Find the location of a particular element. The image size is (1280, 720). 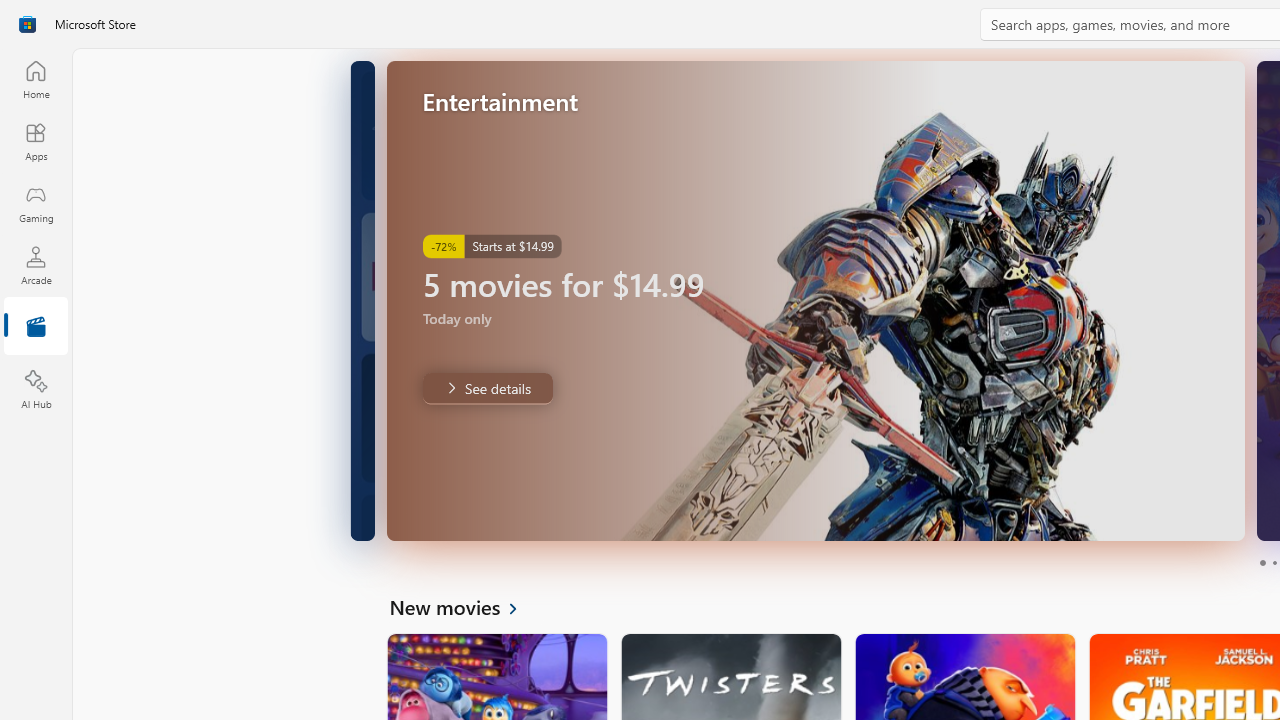

'Home' is located at coordinates (35, 78).